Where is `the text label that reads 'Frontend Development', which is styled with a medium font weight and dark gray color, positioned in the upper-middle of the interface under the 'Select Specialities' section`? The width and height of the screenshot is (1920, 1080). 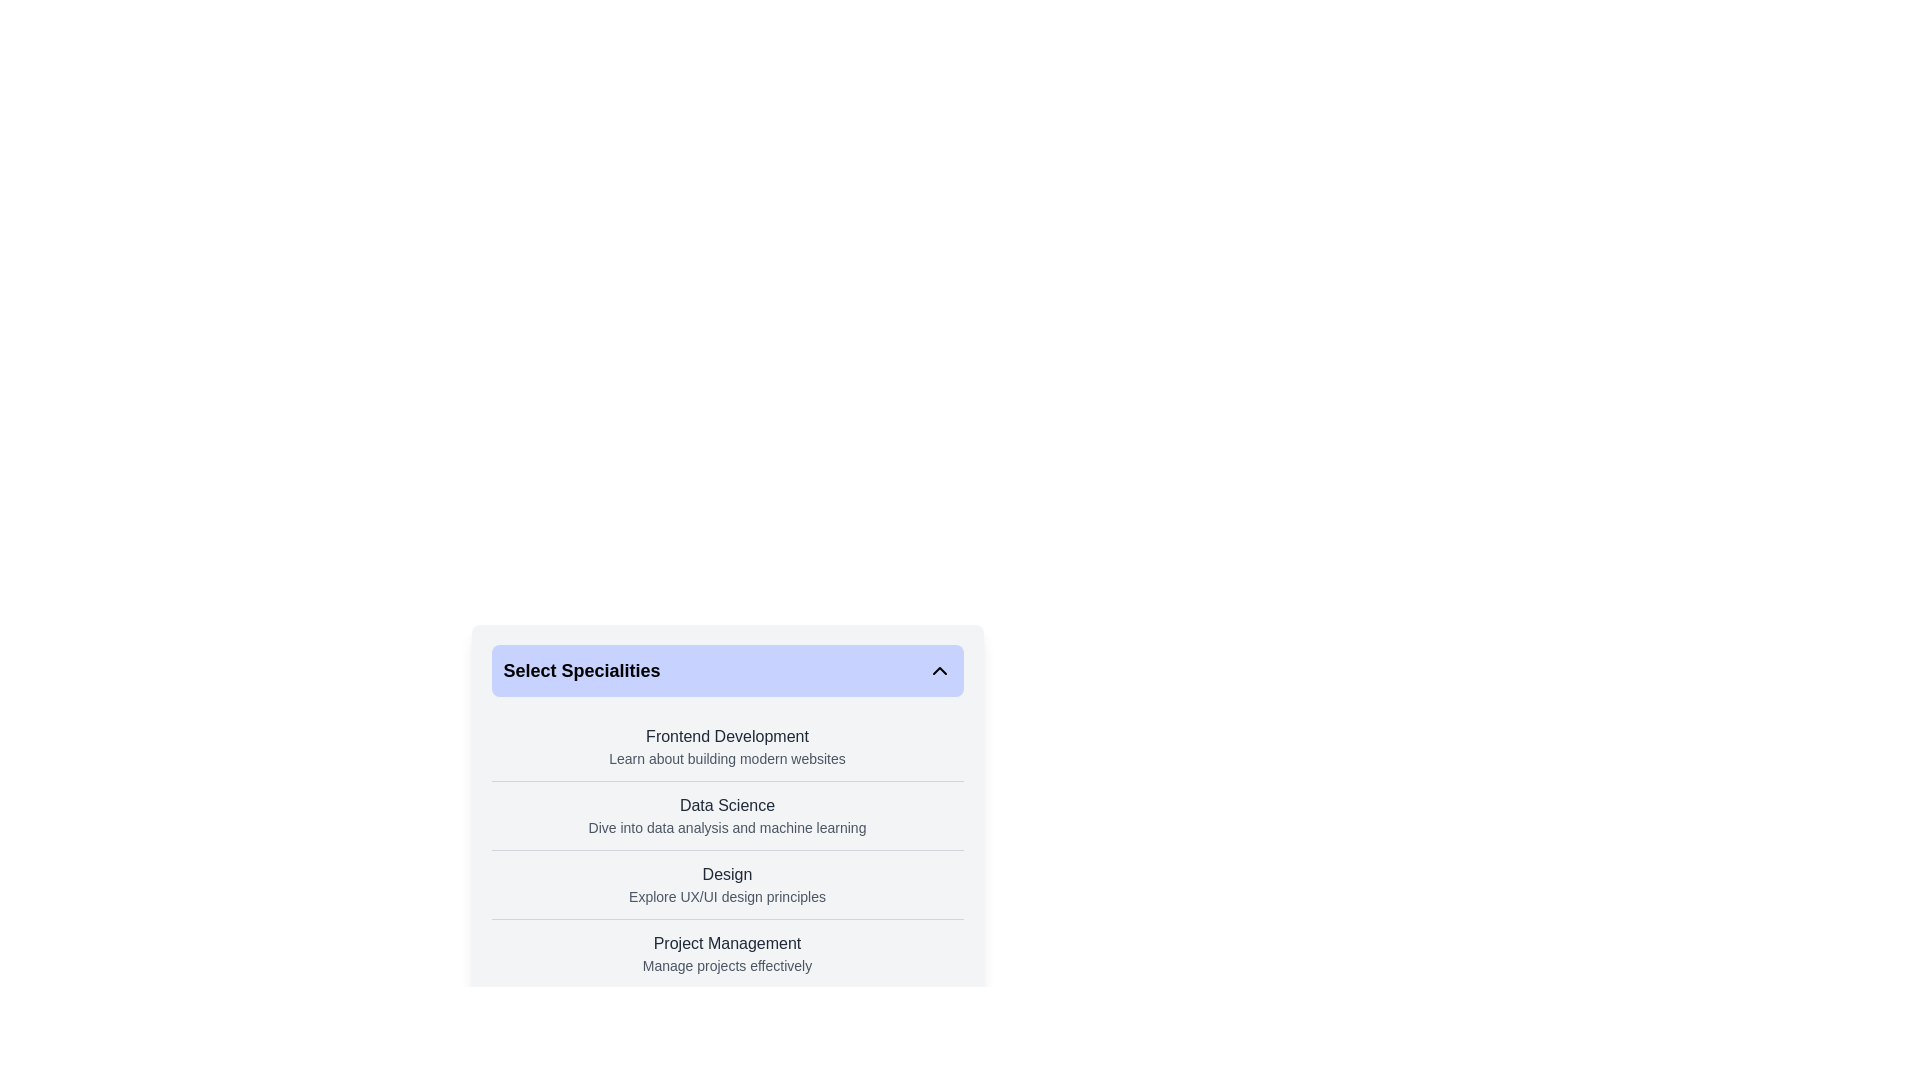 the text label that reads 'Frontend Development', which is styled with a medium font weight and dark gray color, positioned in the upper-middle of the interface under the 'Select Specialities' section is located at coordinates (726, 736).